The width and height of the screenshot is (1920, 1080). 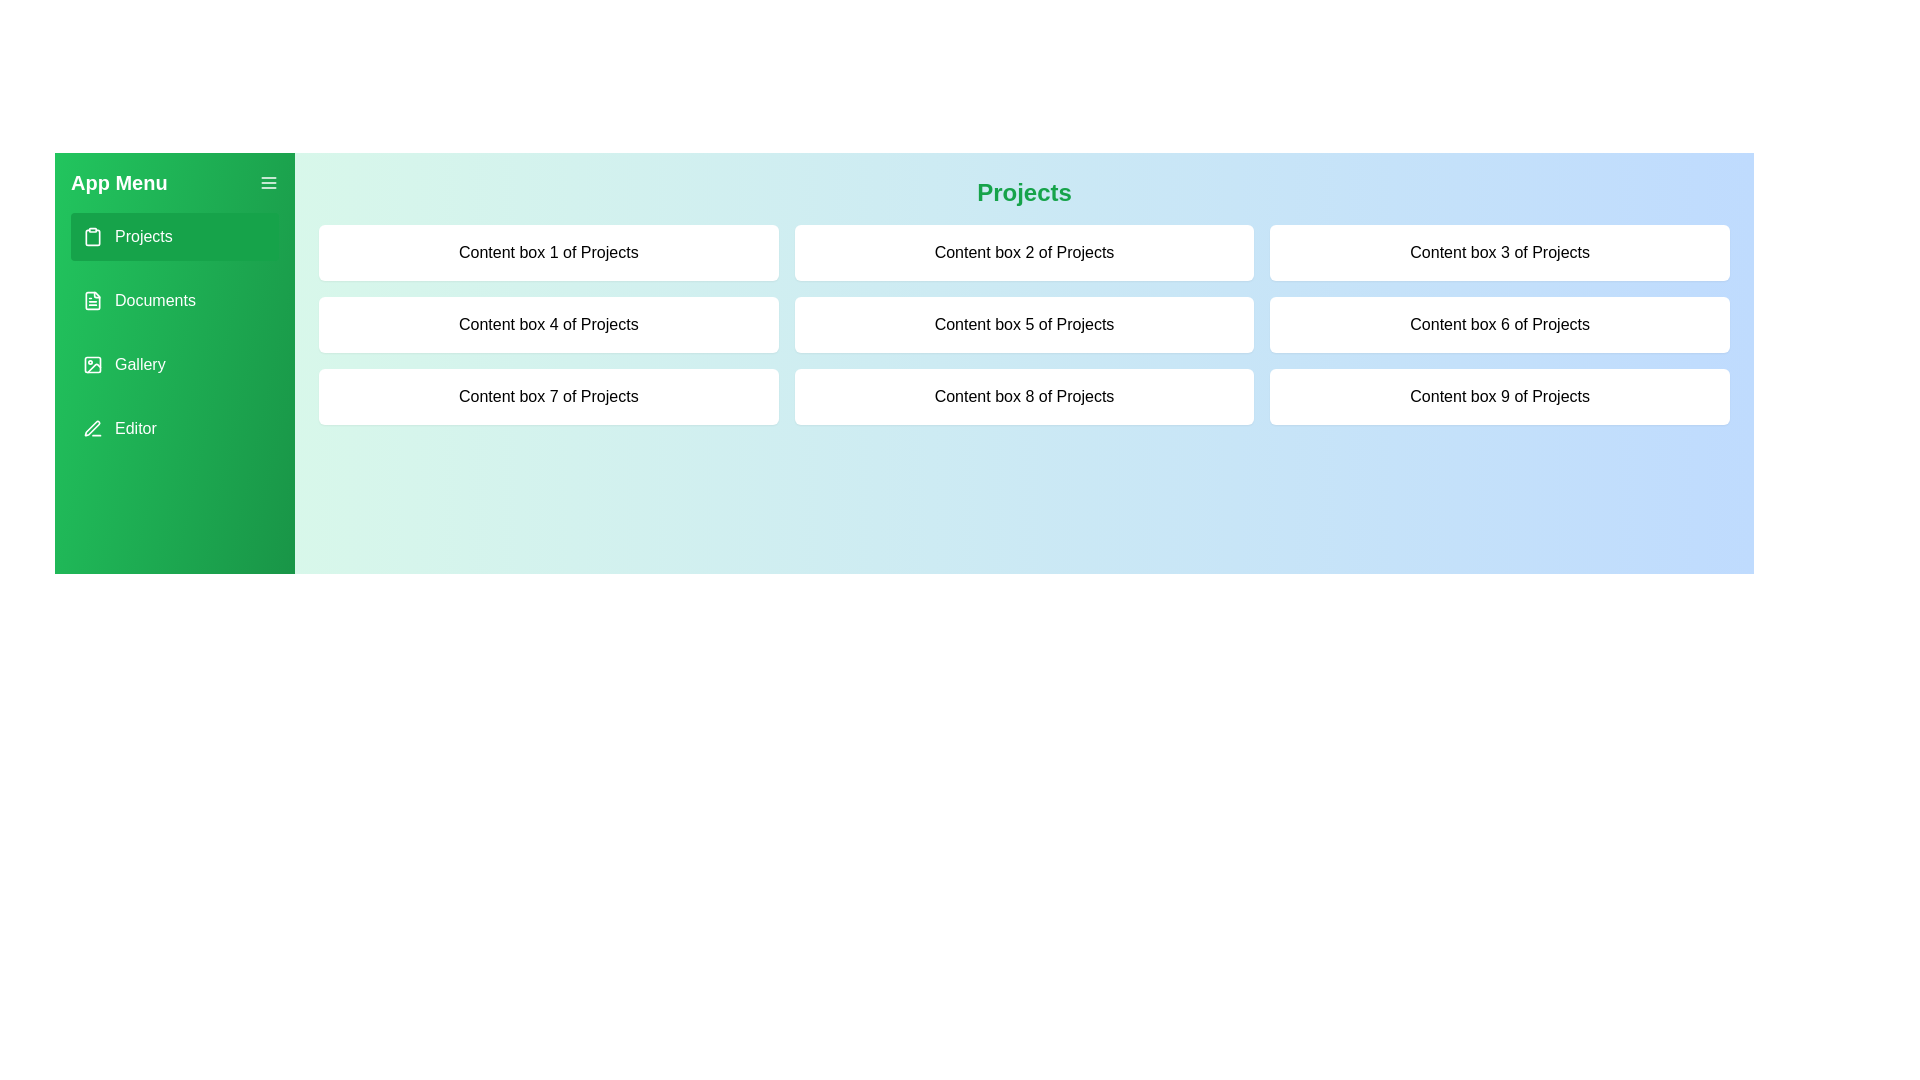 I want to click on the section Projects from the menu, so click(x=174, y=235).